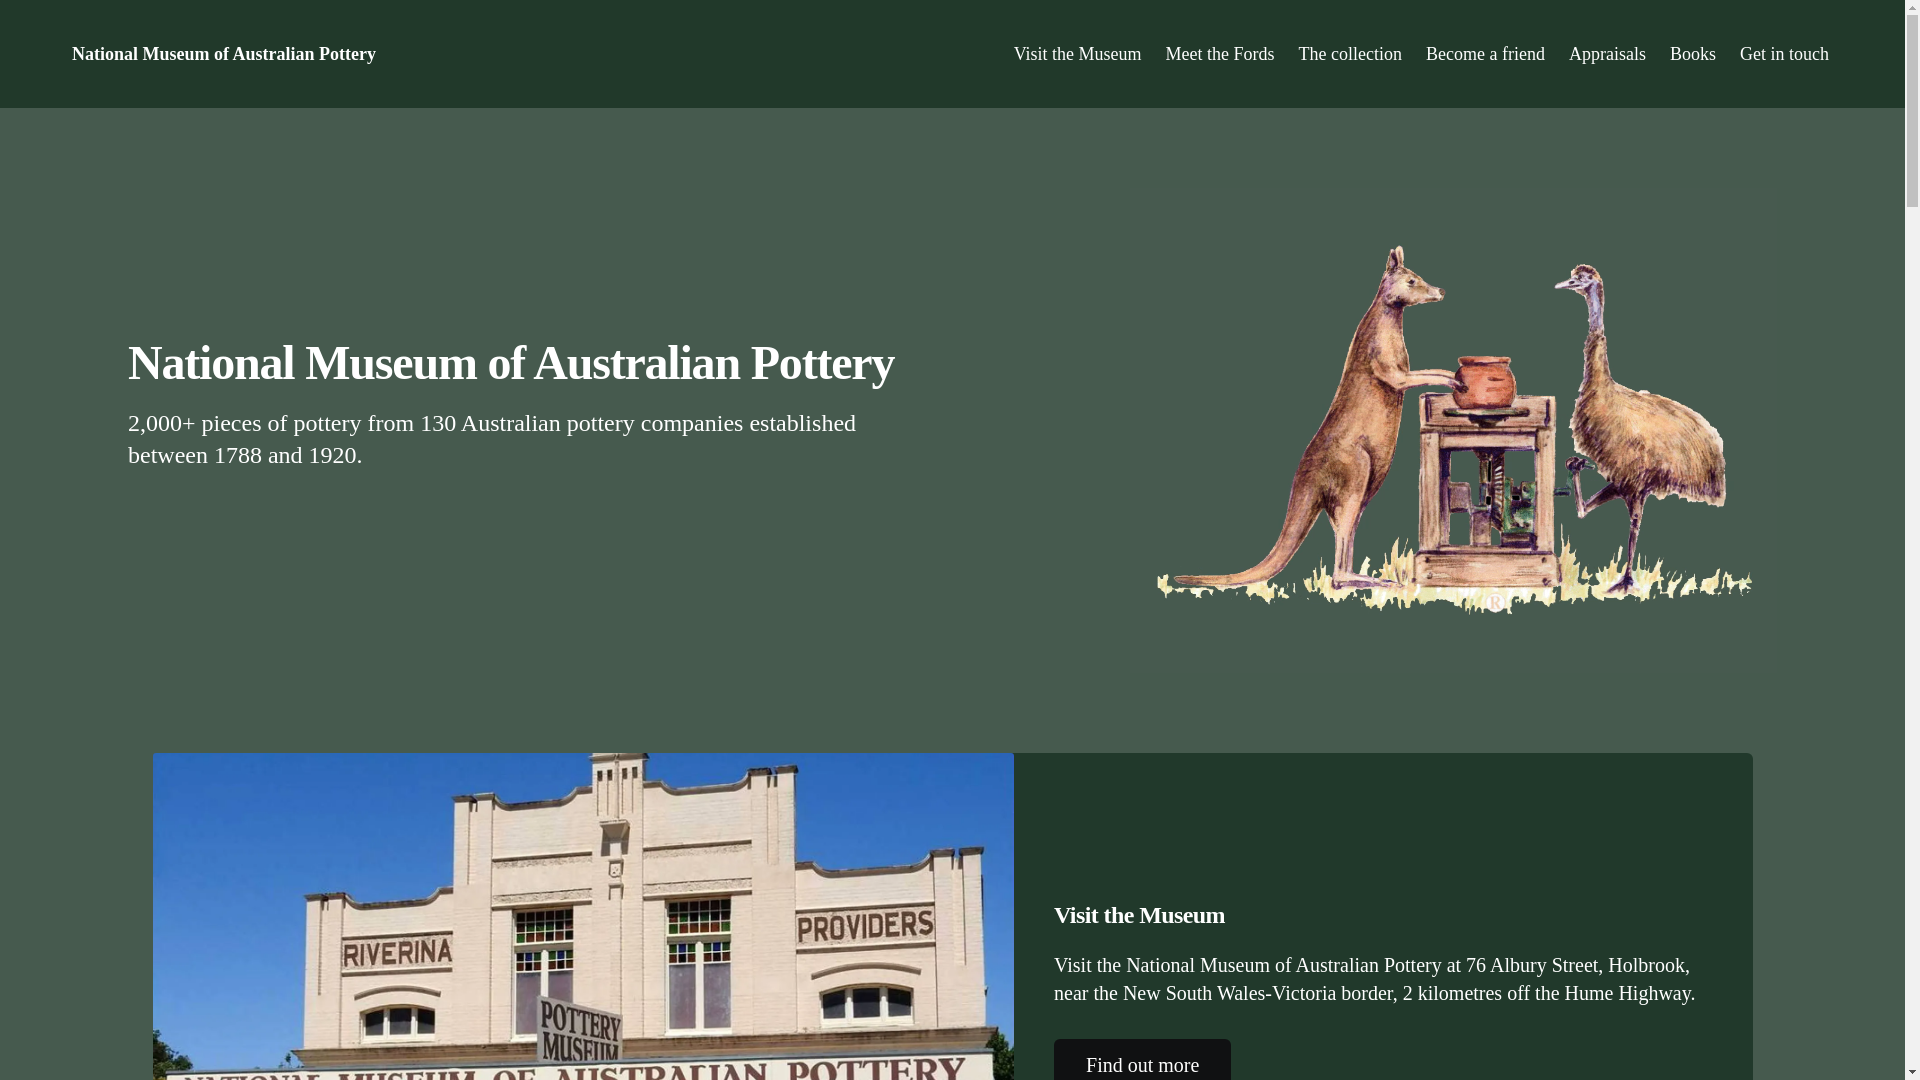  I want to click on 'Books', so click(1692, 53).